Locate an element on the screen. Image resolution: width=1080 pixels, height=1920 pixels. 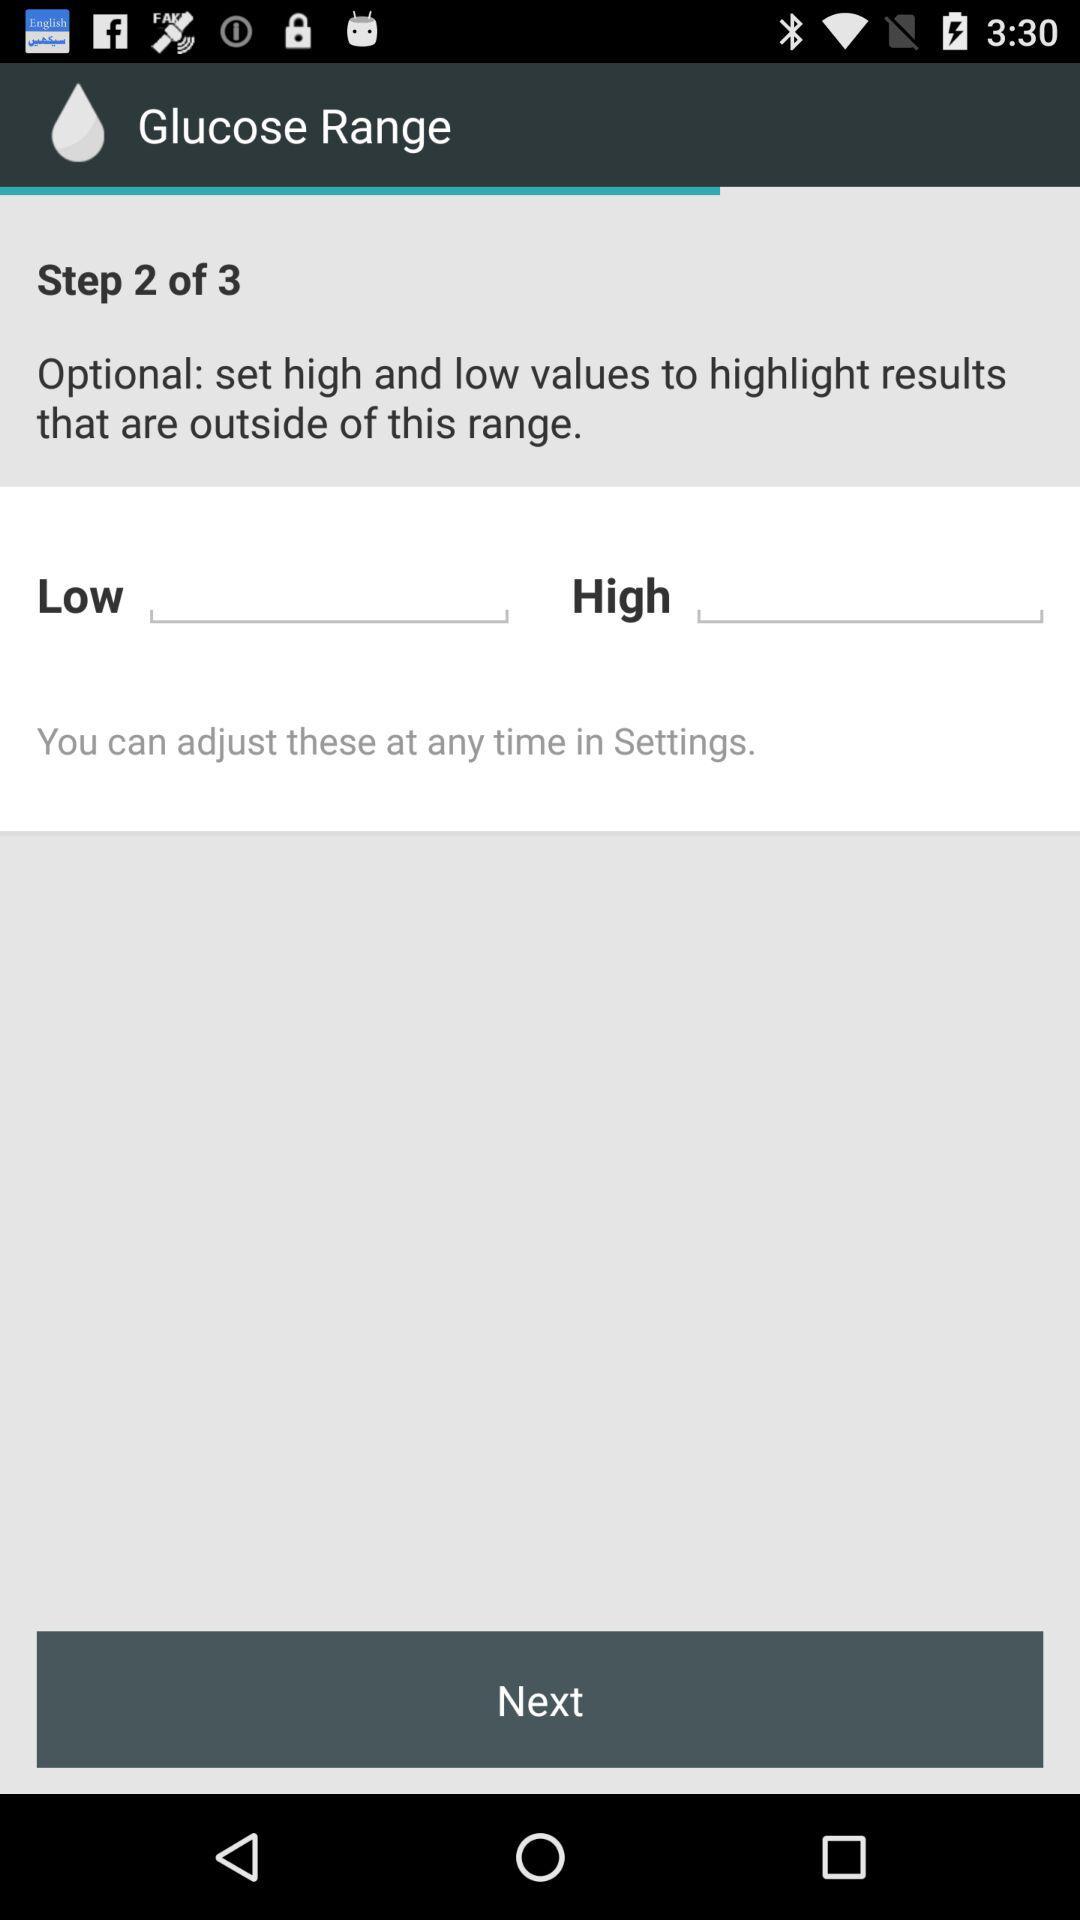
low value is located at coordinates (328, 590).